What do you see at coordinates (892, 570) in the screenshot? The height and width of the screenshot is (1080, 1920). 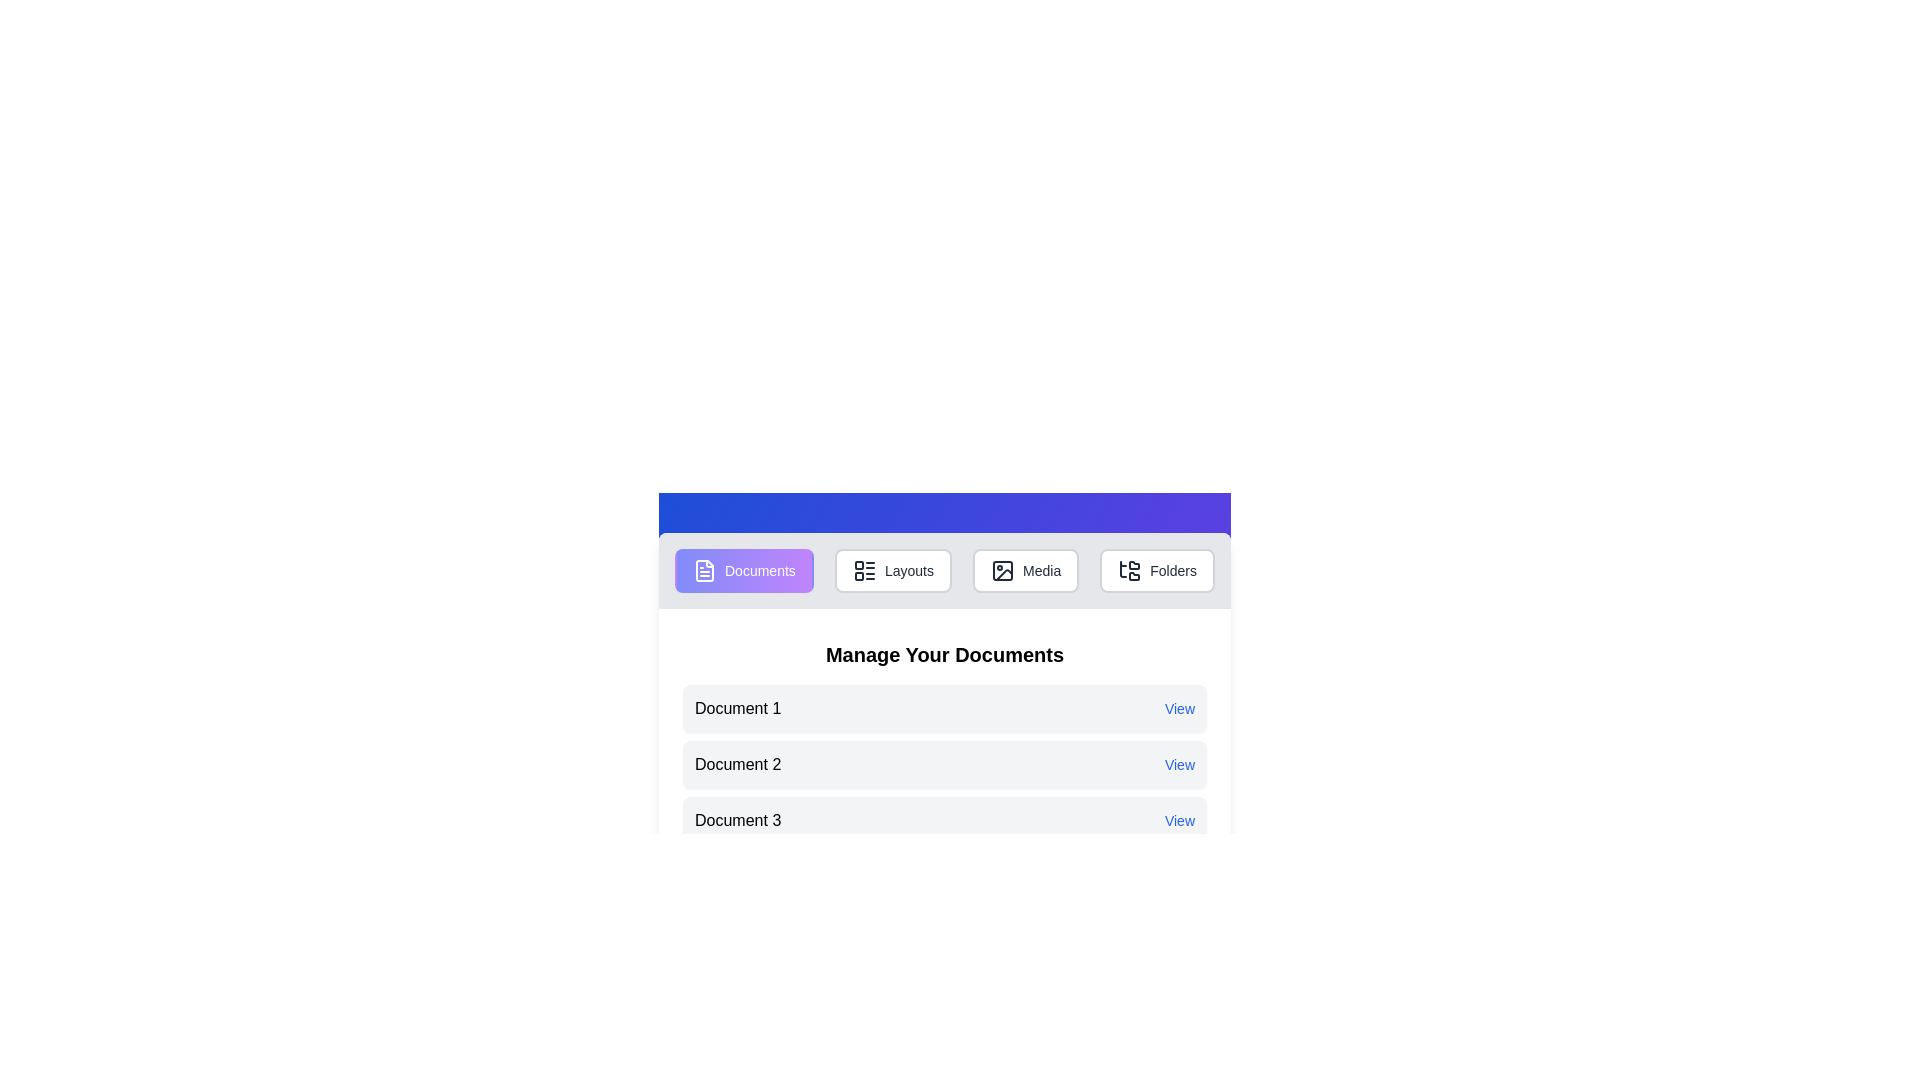 I see `the 'Layouts' navigation button, which is the second button from the left in a row of navigation buttons, positioned between 'Documents' and 'Media'` at bounding box center [892, 570].